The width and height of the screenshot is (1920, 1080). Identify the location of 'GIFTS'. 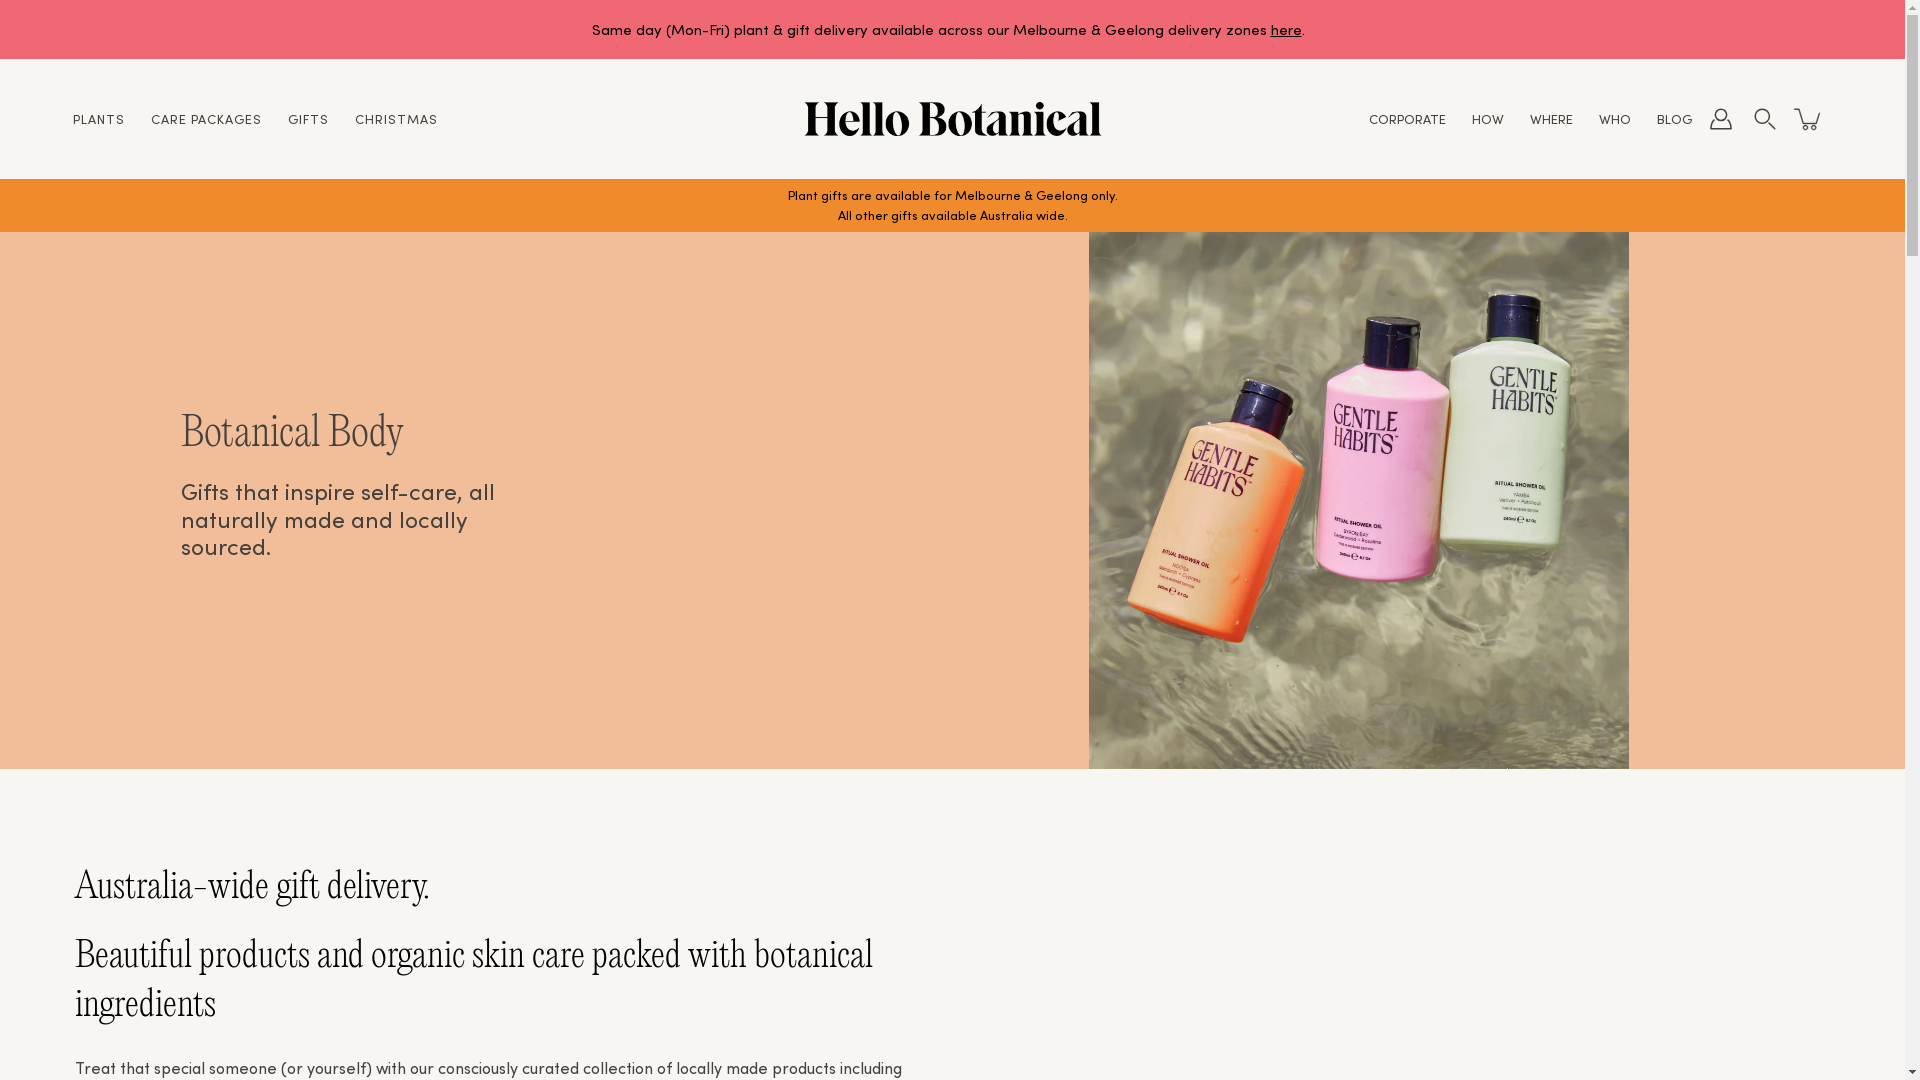
(307, 118).